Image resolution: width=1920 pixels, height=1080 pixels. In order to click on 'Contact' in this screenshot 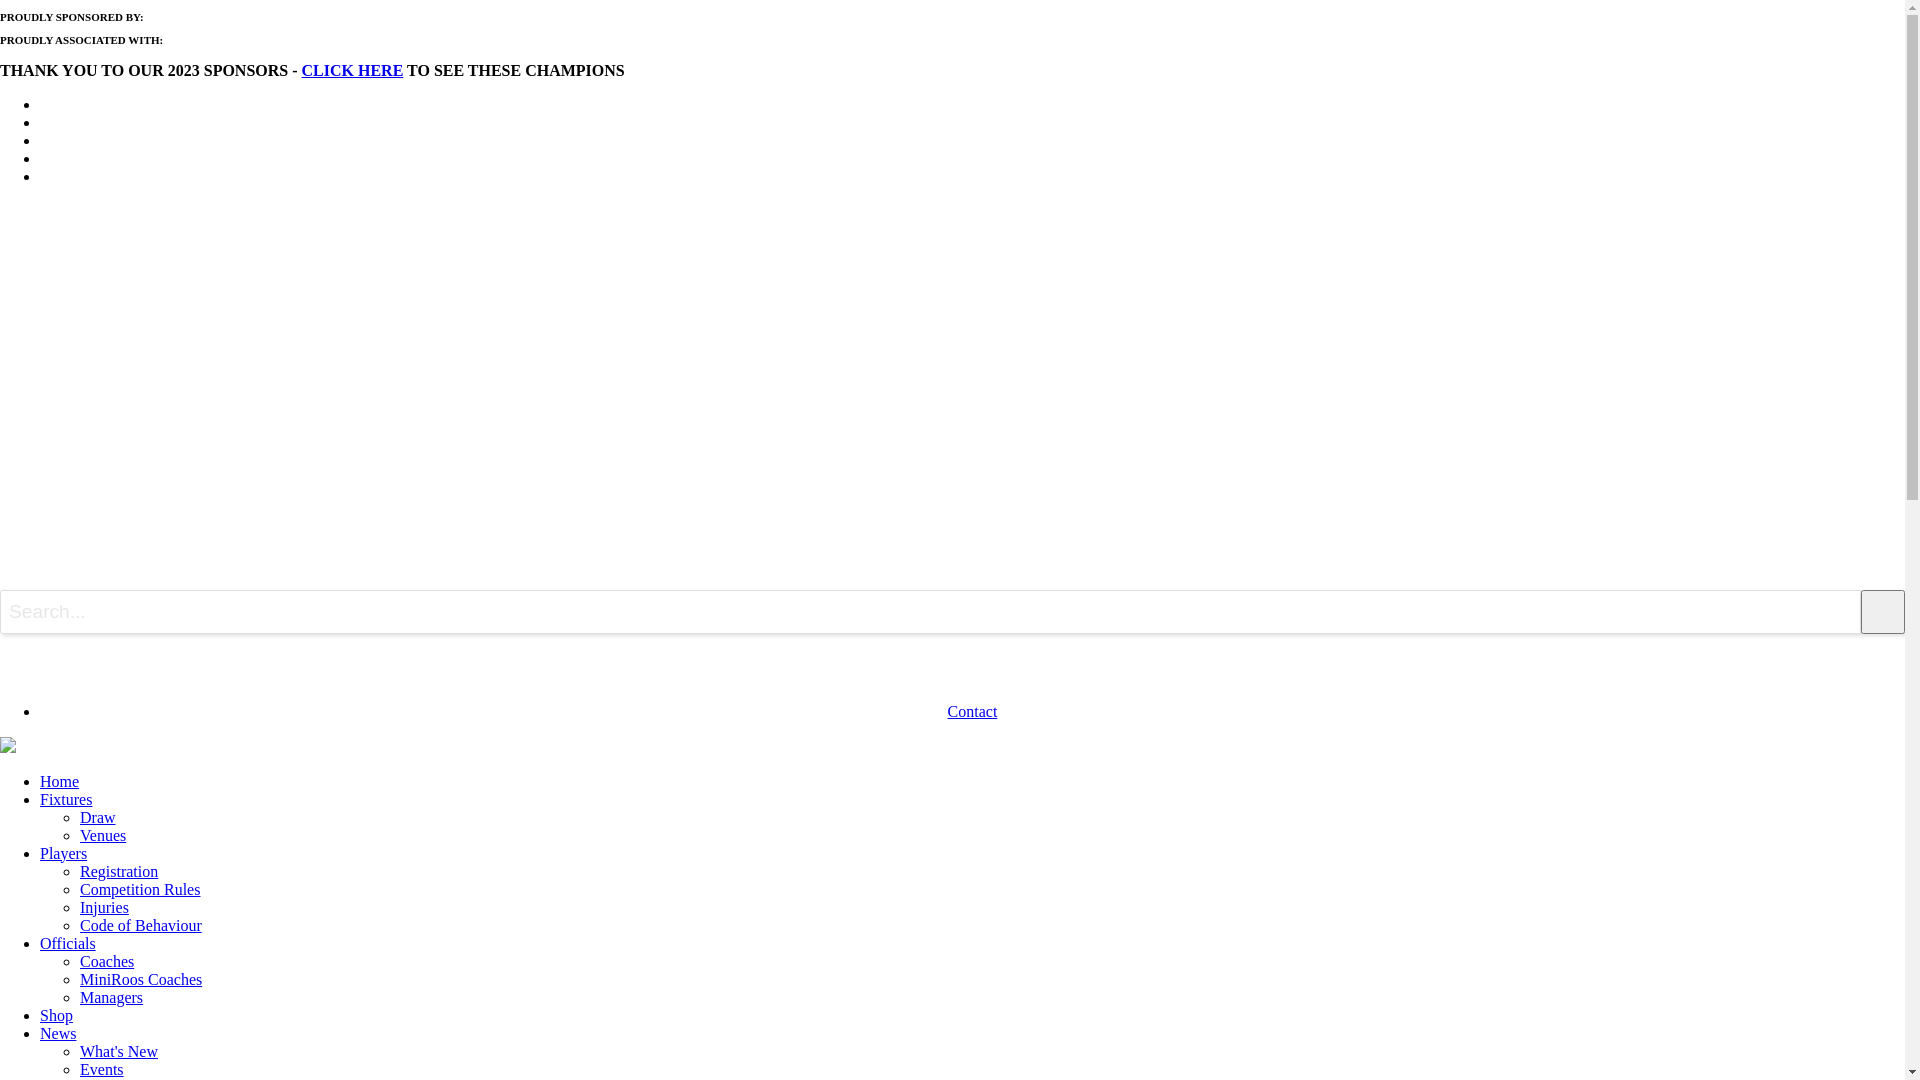, I will do `click(973, 710)`.